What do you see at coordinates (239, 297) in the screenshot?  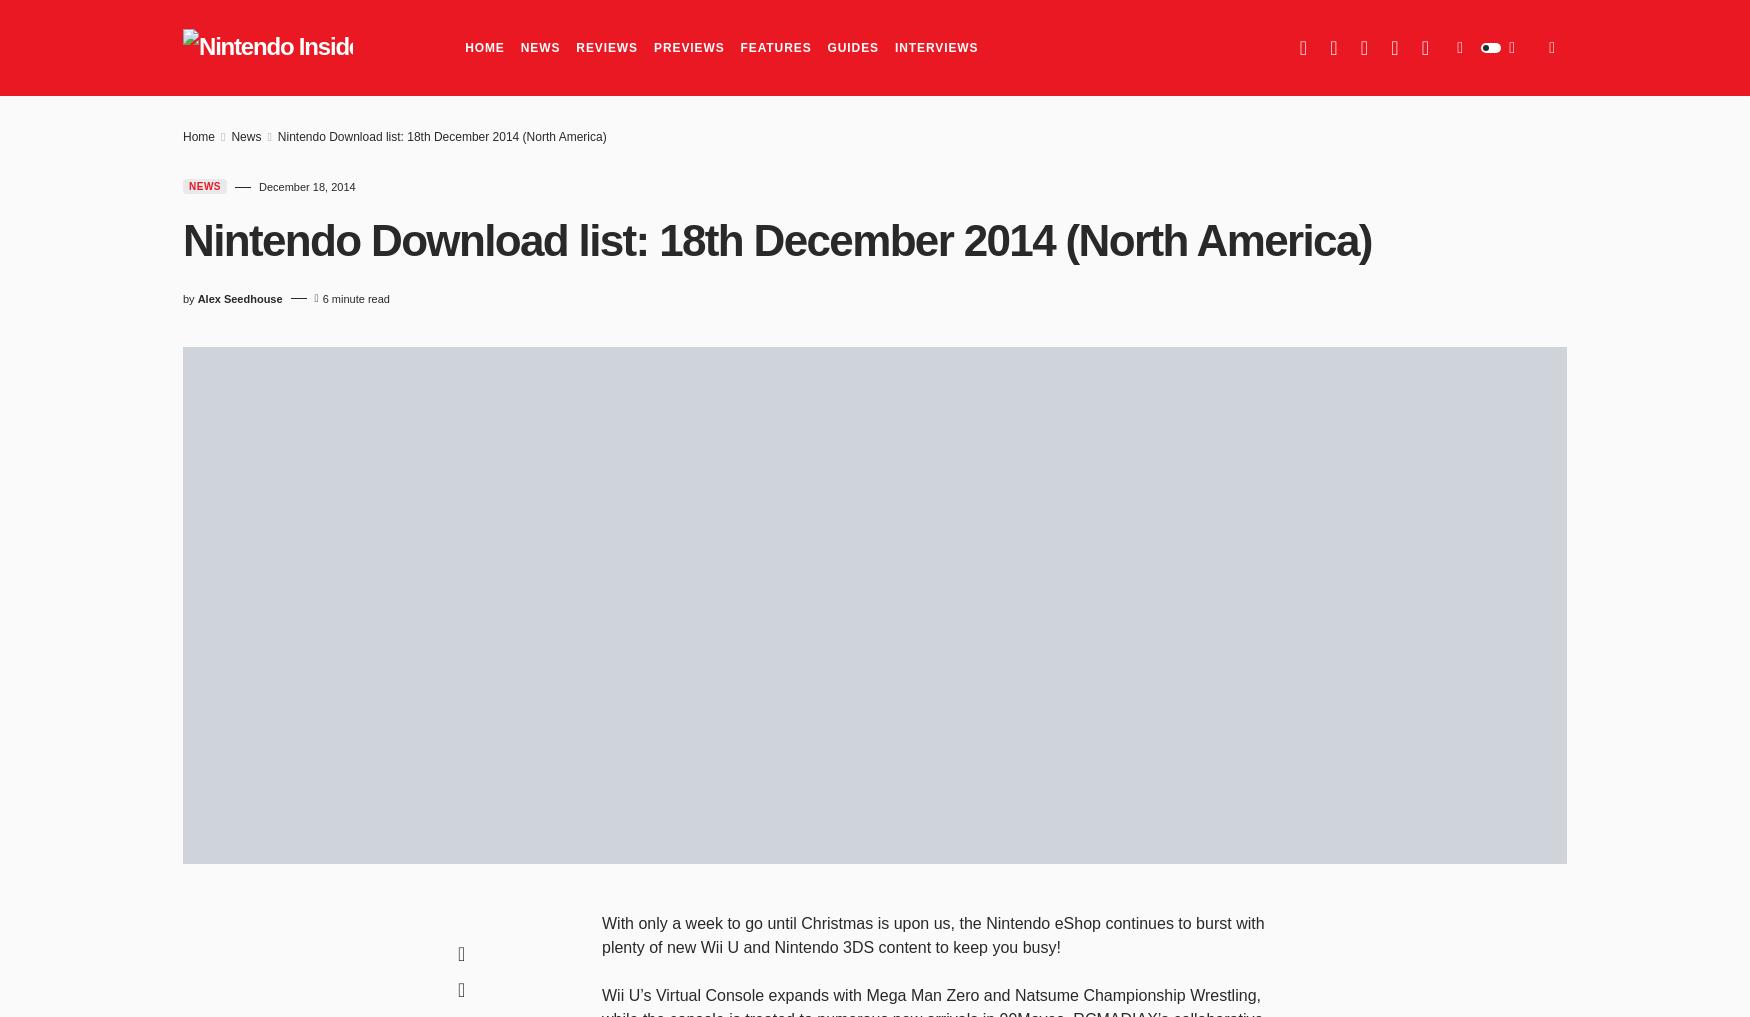 I see `'Alex Seedhouse'` at bounding box center [239, 297].